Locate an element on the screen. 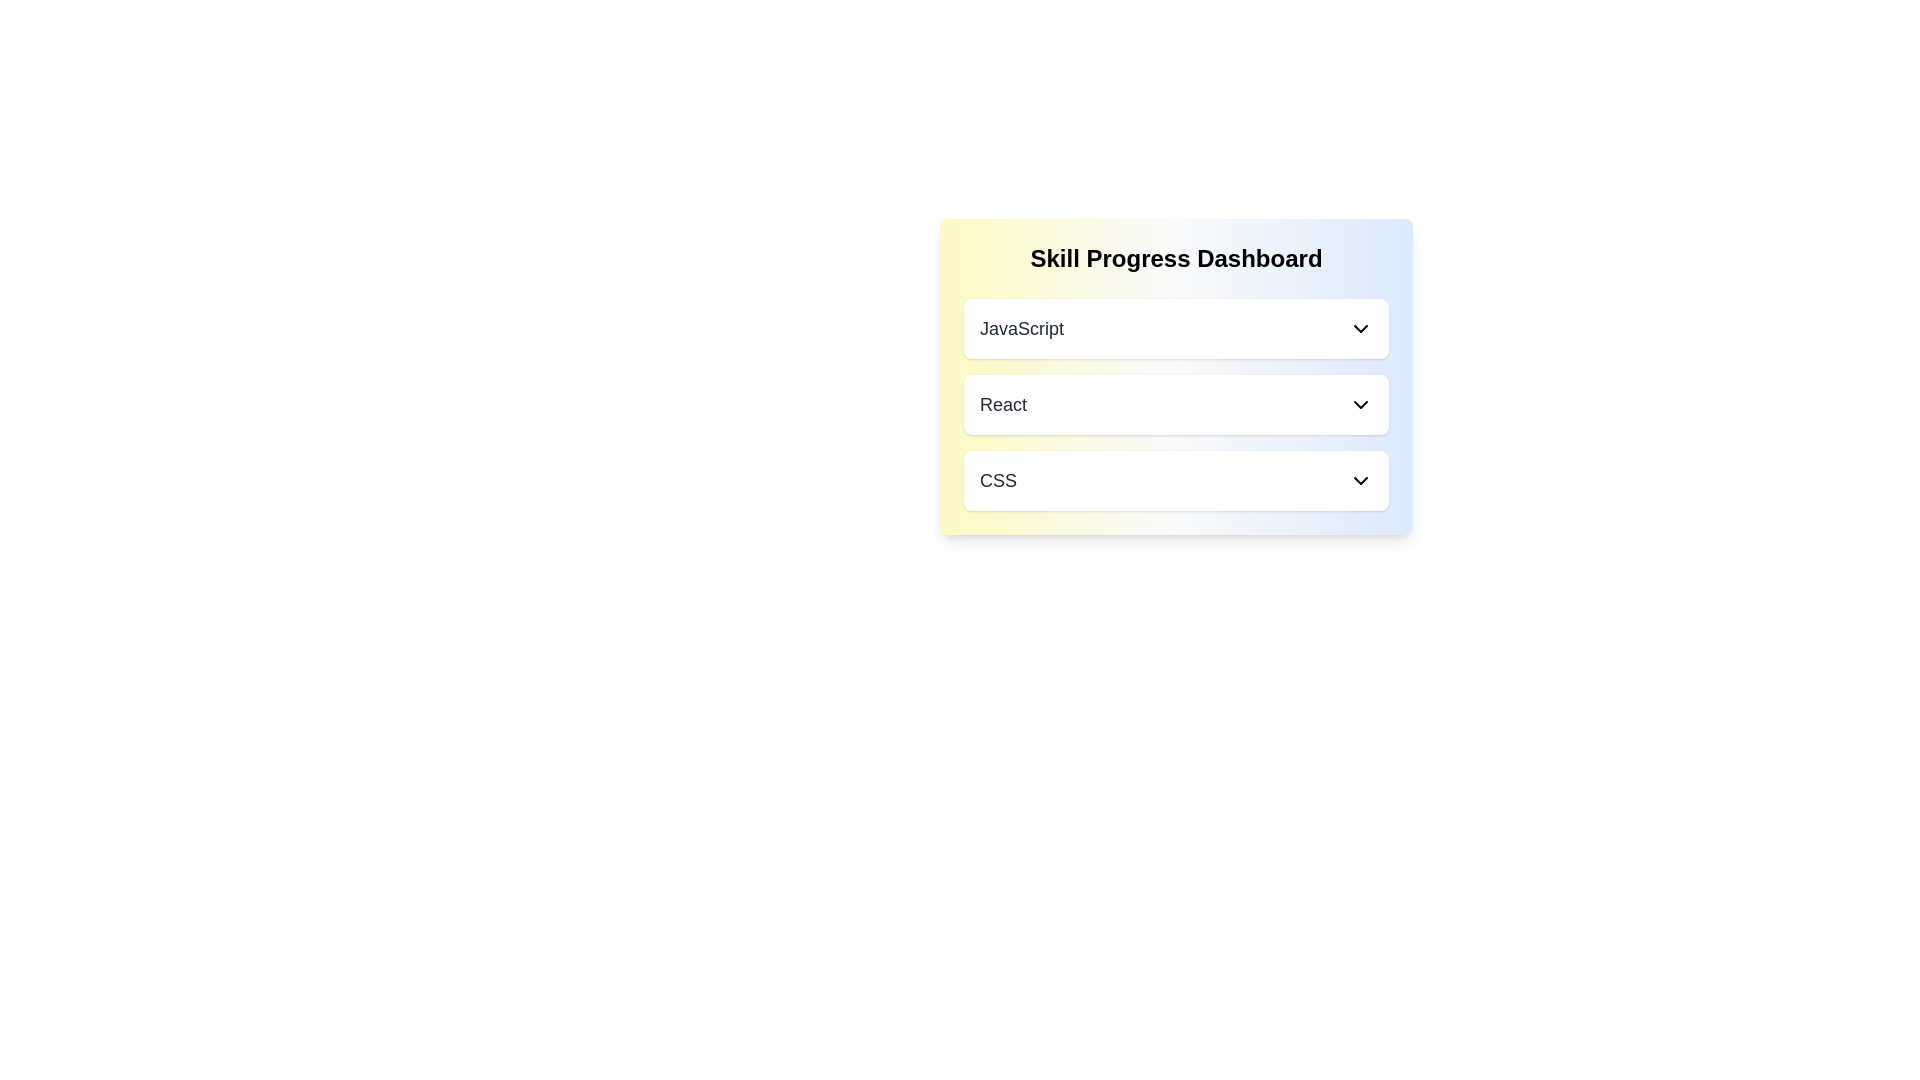 The image size is (1920, 1080). the text label displaying 'React', which is a bold medium-sized heading in dark gray within a dropdown-like component, positioned as the left-aligned text in the middle section of the list-like structure is located at coordinates (1003, 405).